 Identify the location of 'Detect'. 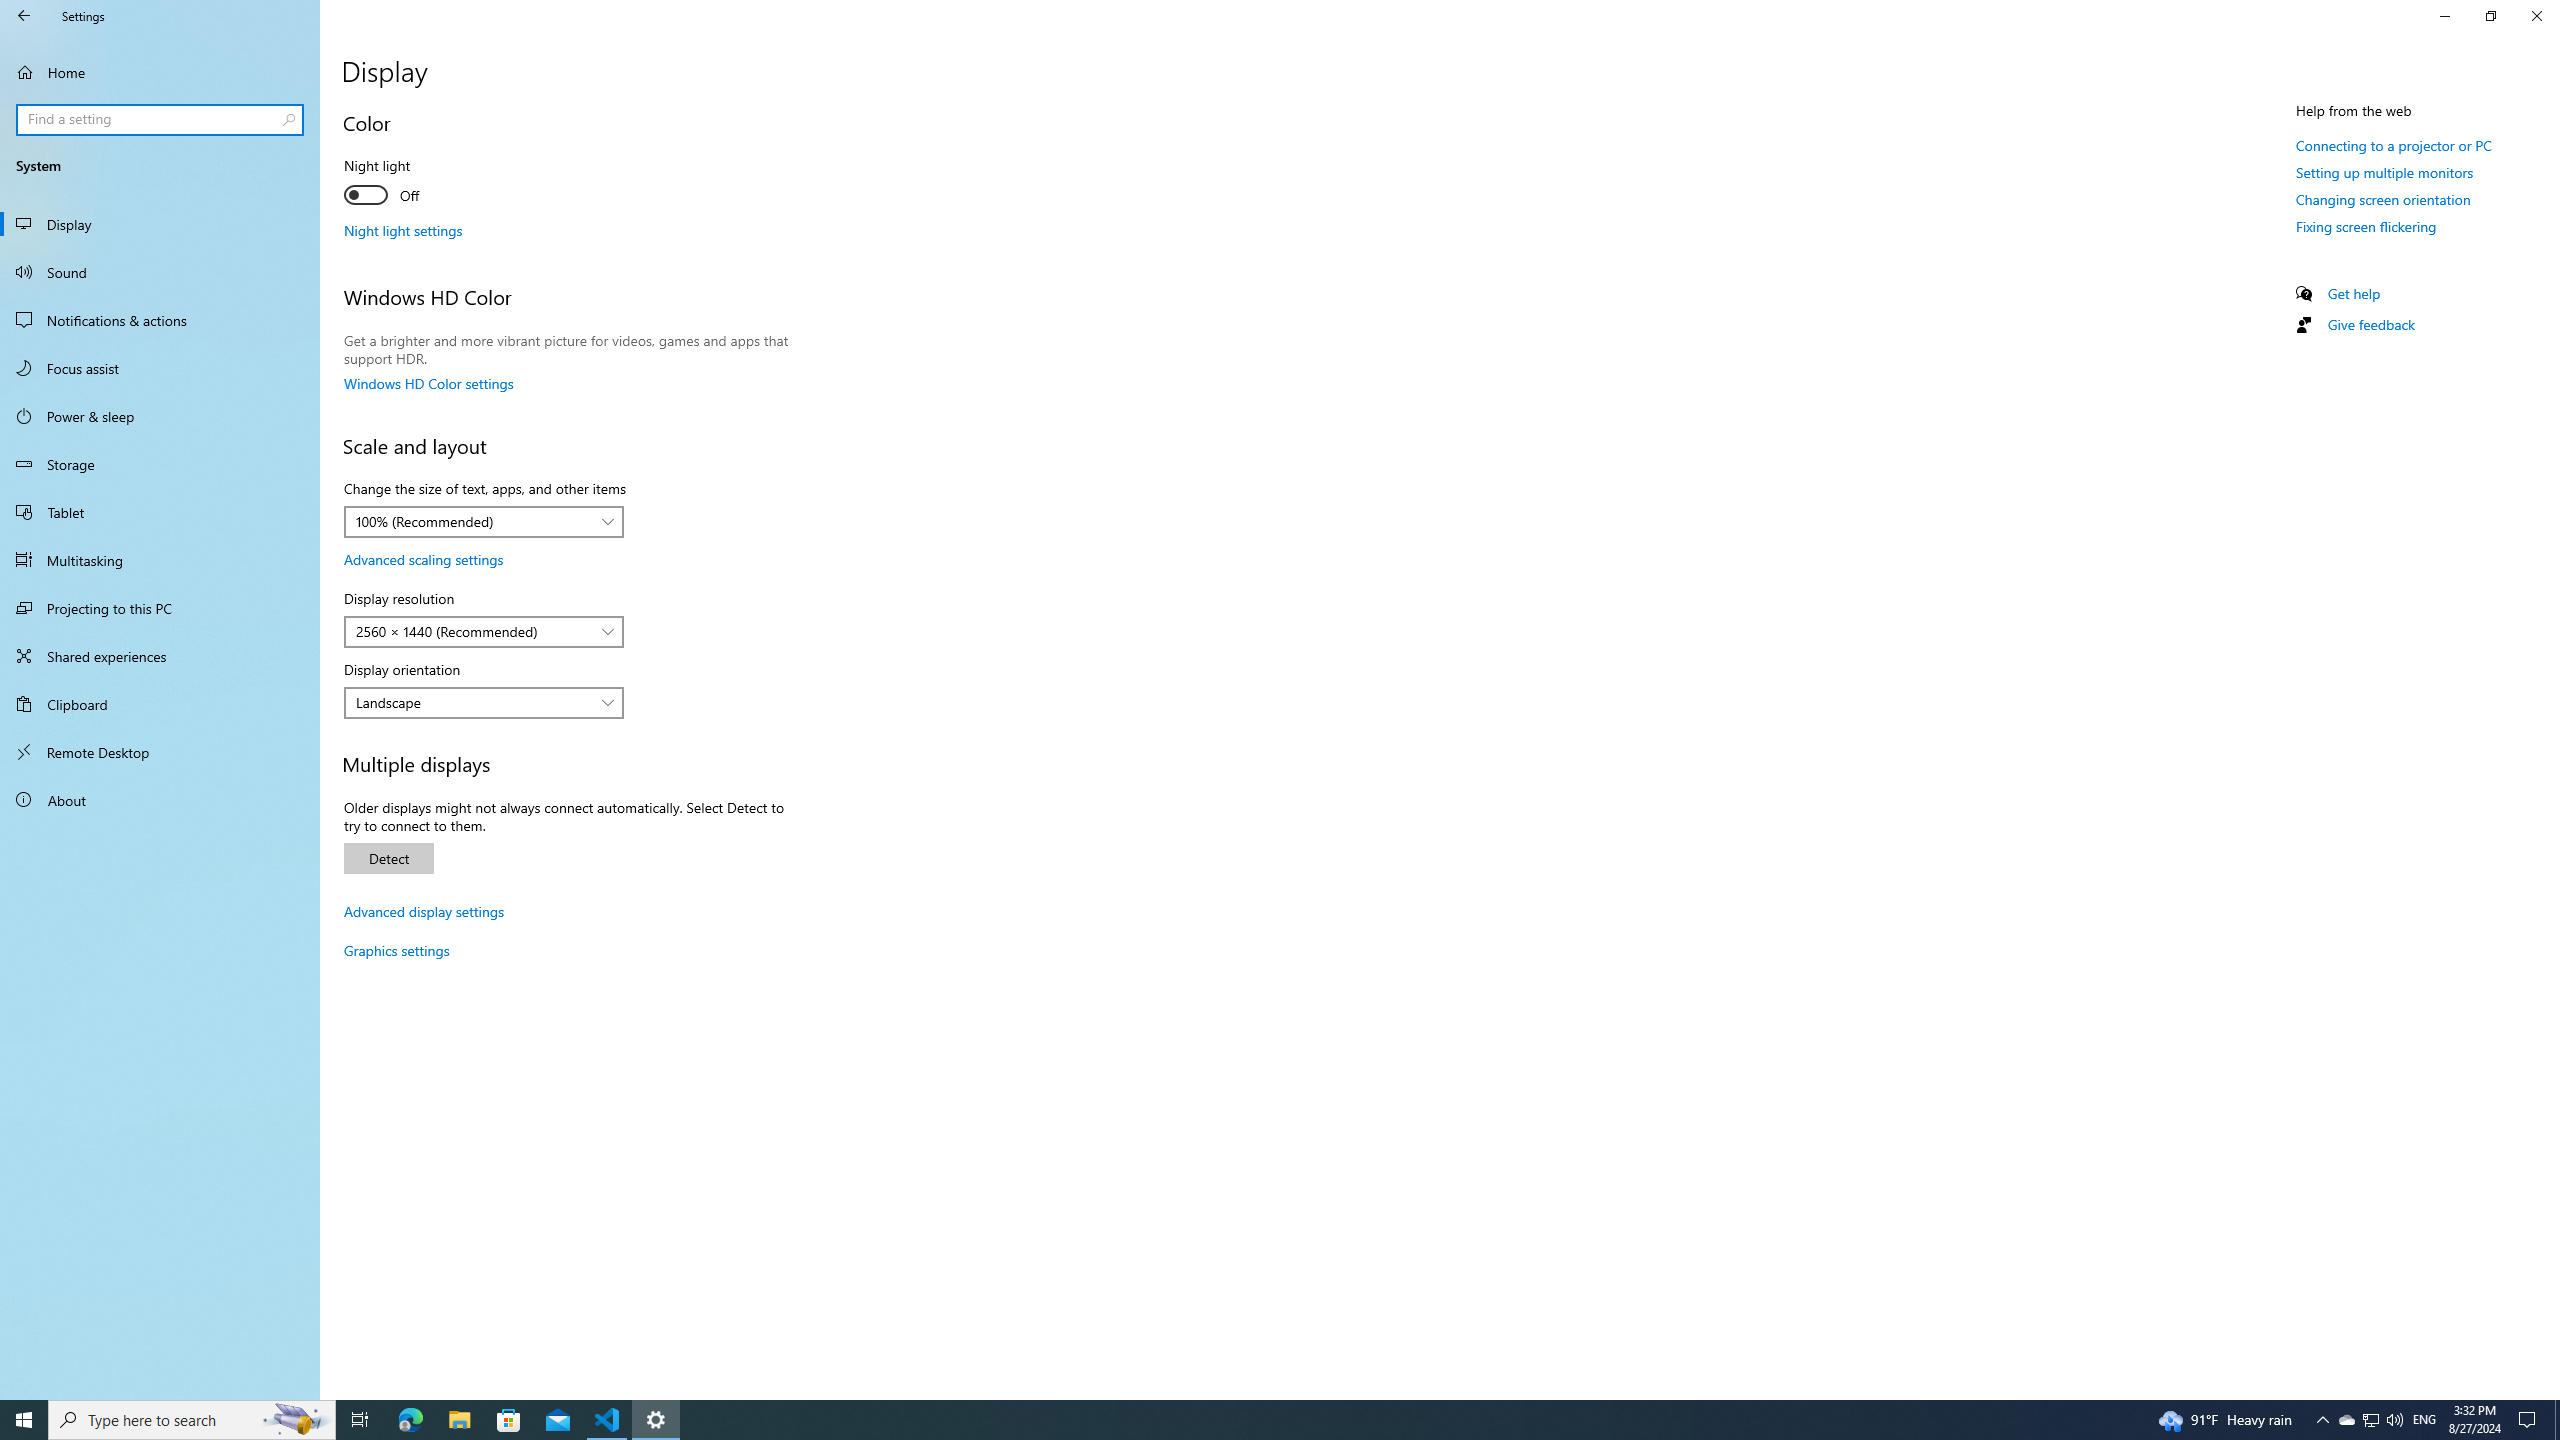
(388, 857).